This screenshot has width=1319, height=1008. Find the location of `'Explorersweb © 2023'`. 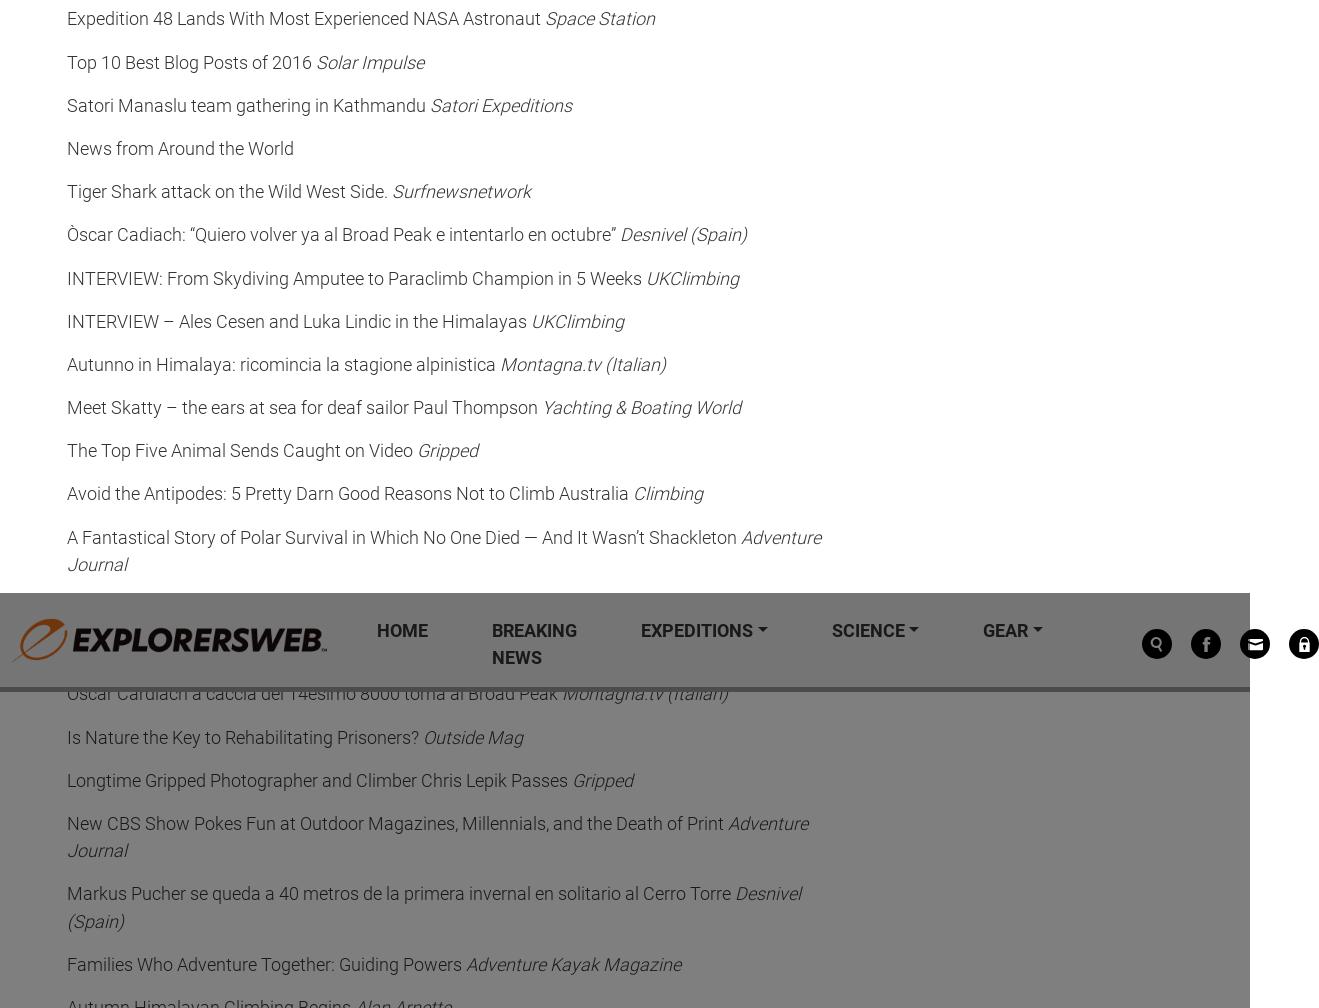

'Explorersweb © 2023' is located at coordinates (1114, 384).